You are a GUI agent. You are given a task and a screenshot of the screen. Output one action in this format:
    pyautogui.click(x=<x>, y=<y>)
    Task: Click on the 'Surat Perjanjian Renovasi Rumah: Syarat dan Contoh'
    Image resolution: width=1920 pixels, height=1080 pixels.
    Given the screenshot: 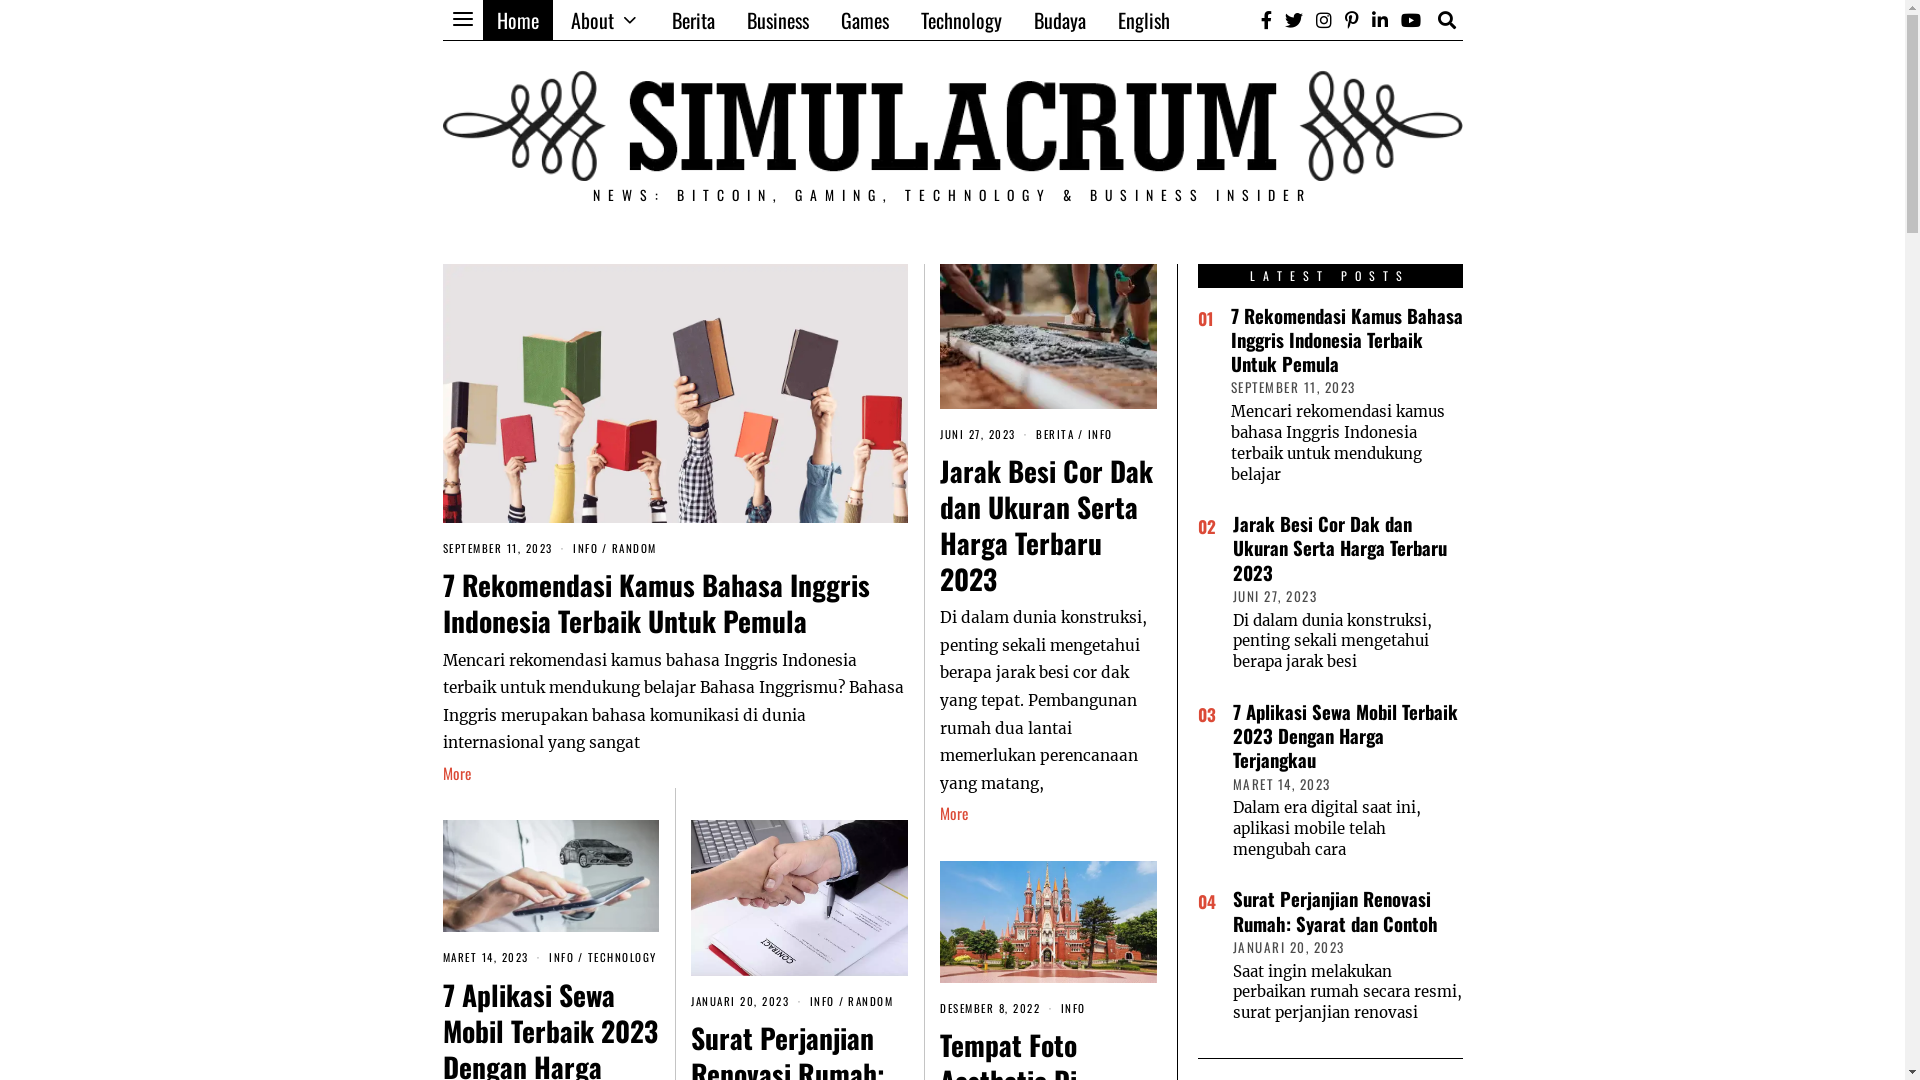 What is the action you would take?
    pyautogui.click(x=1334, y=910)
    